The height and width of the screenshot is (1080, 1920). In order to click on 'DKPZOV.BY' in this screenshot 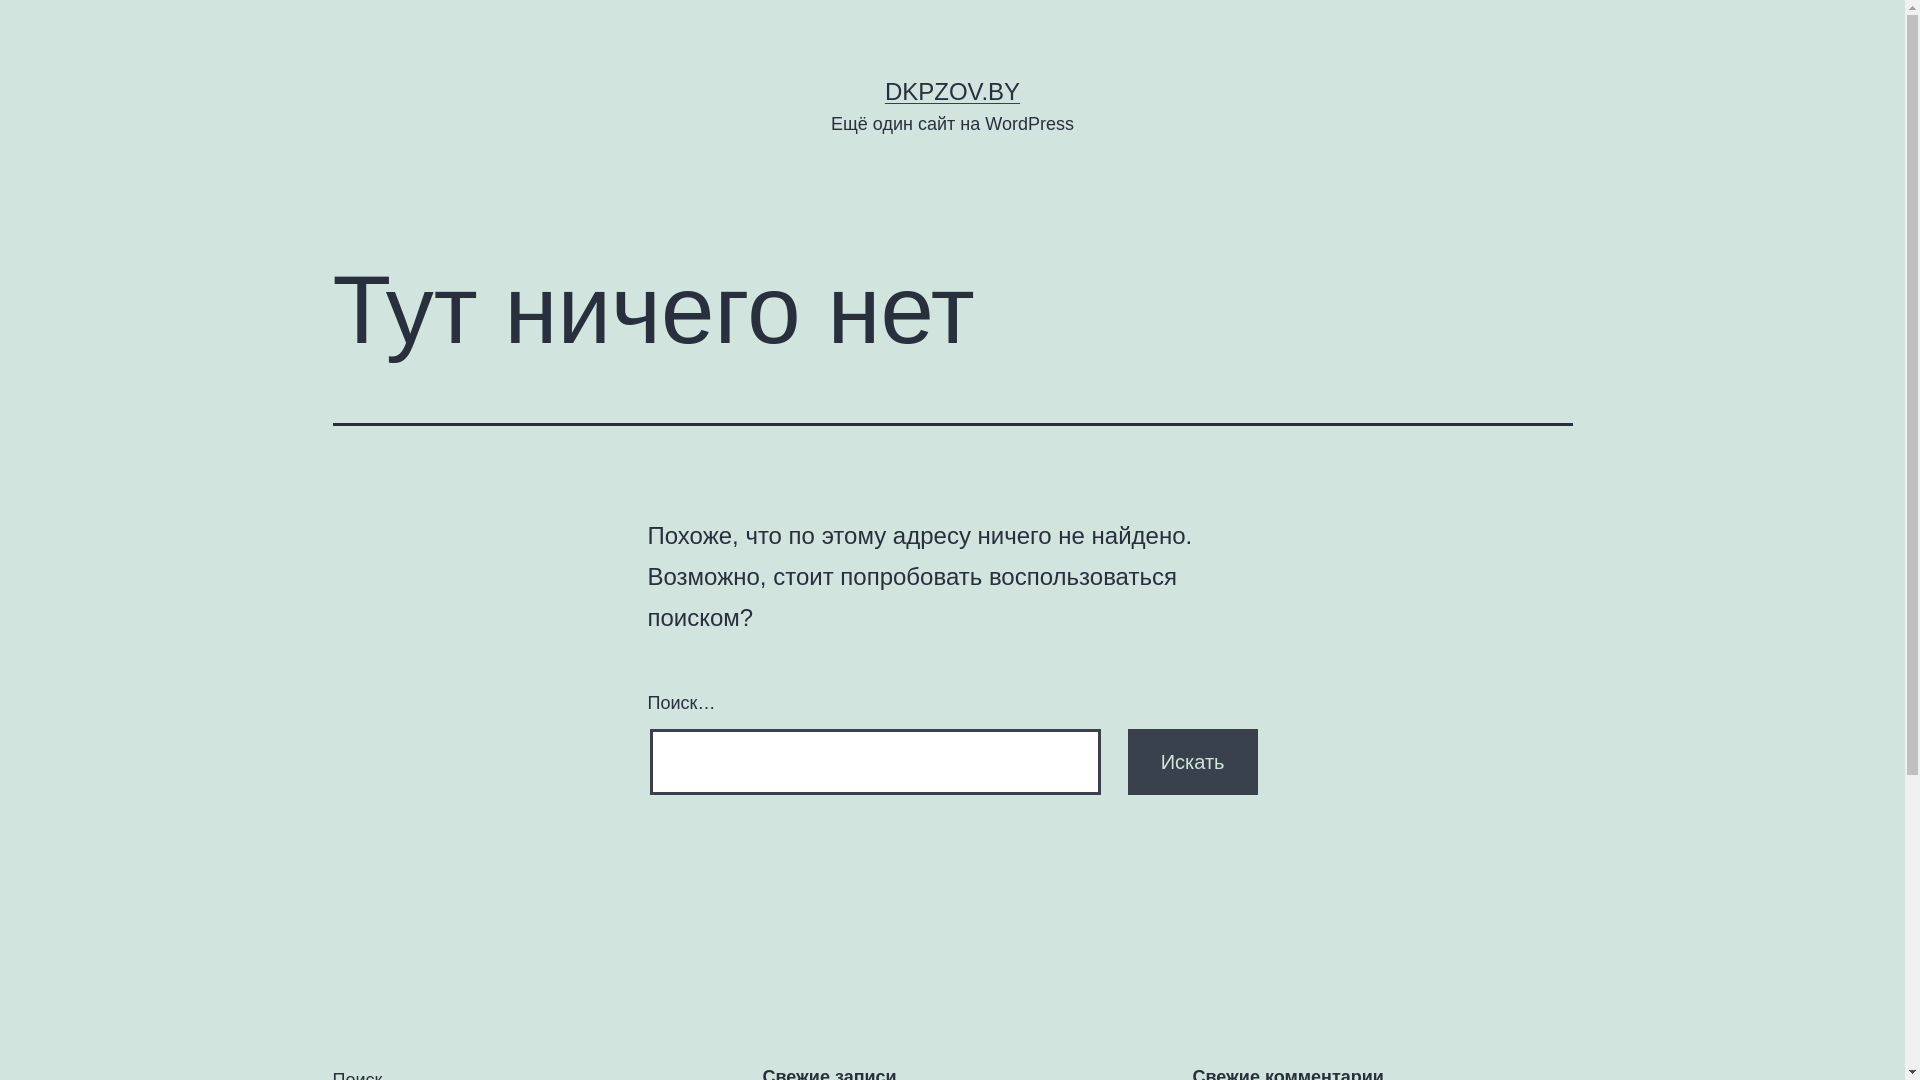, I will do `click(951, 91)`.